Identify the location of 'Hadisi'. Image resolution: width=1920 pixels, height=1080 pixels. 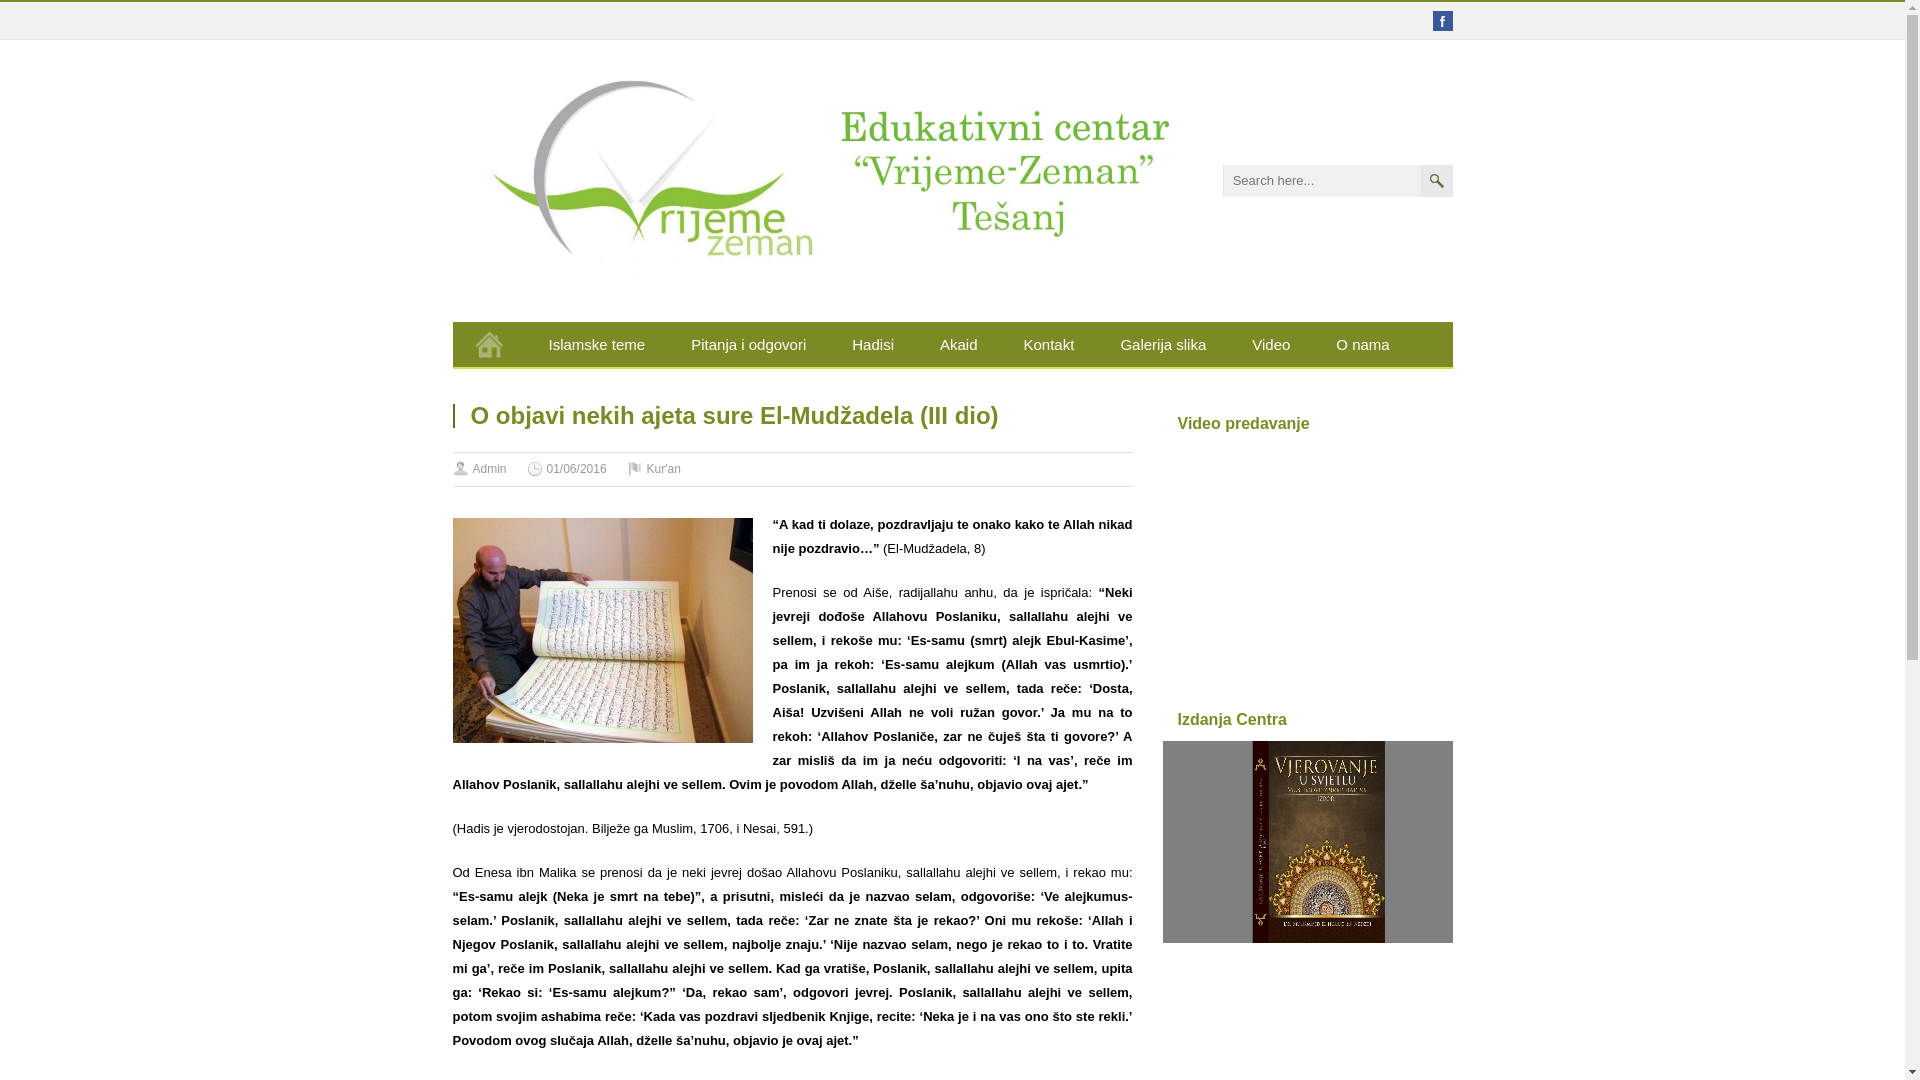
(873, 343).